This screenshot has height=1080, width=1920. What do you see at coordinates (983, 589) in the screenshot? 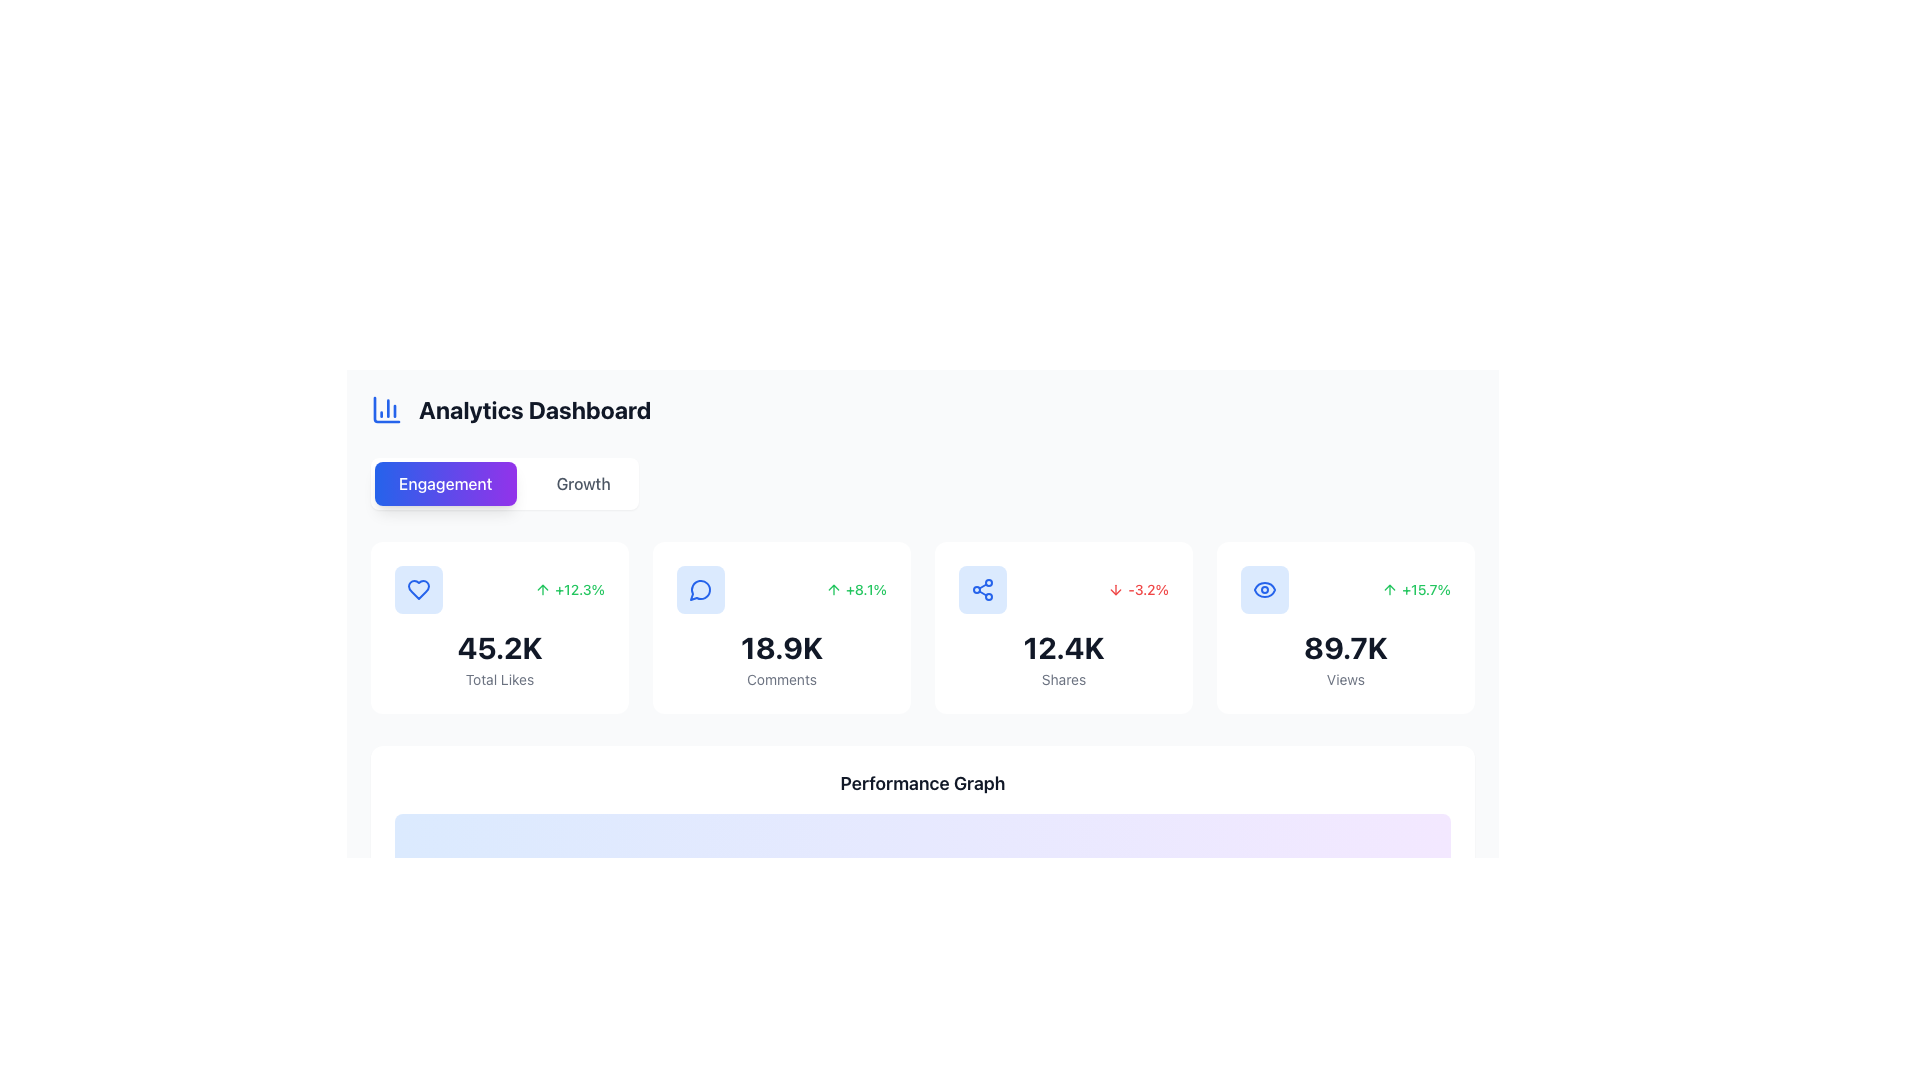
I see `the share icon located in the 'Shares' section of the dashboard, which symbolizes sharing and is positioned inside a box as part of the analytics metrics` at bounding box center [983, 589].